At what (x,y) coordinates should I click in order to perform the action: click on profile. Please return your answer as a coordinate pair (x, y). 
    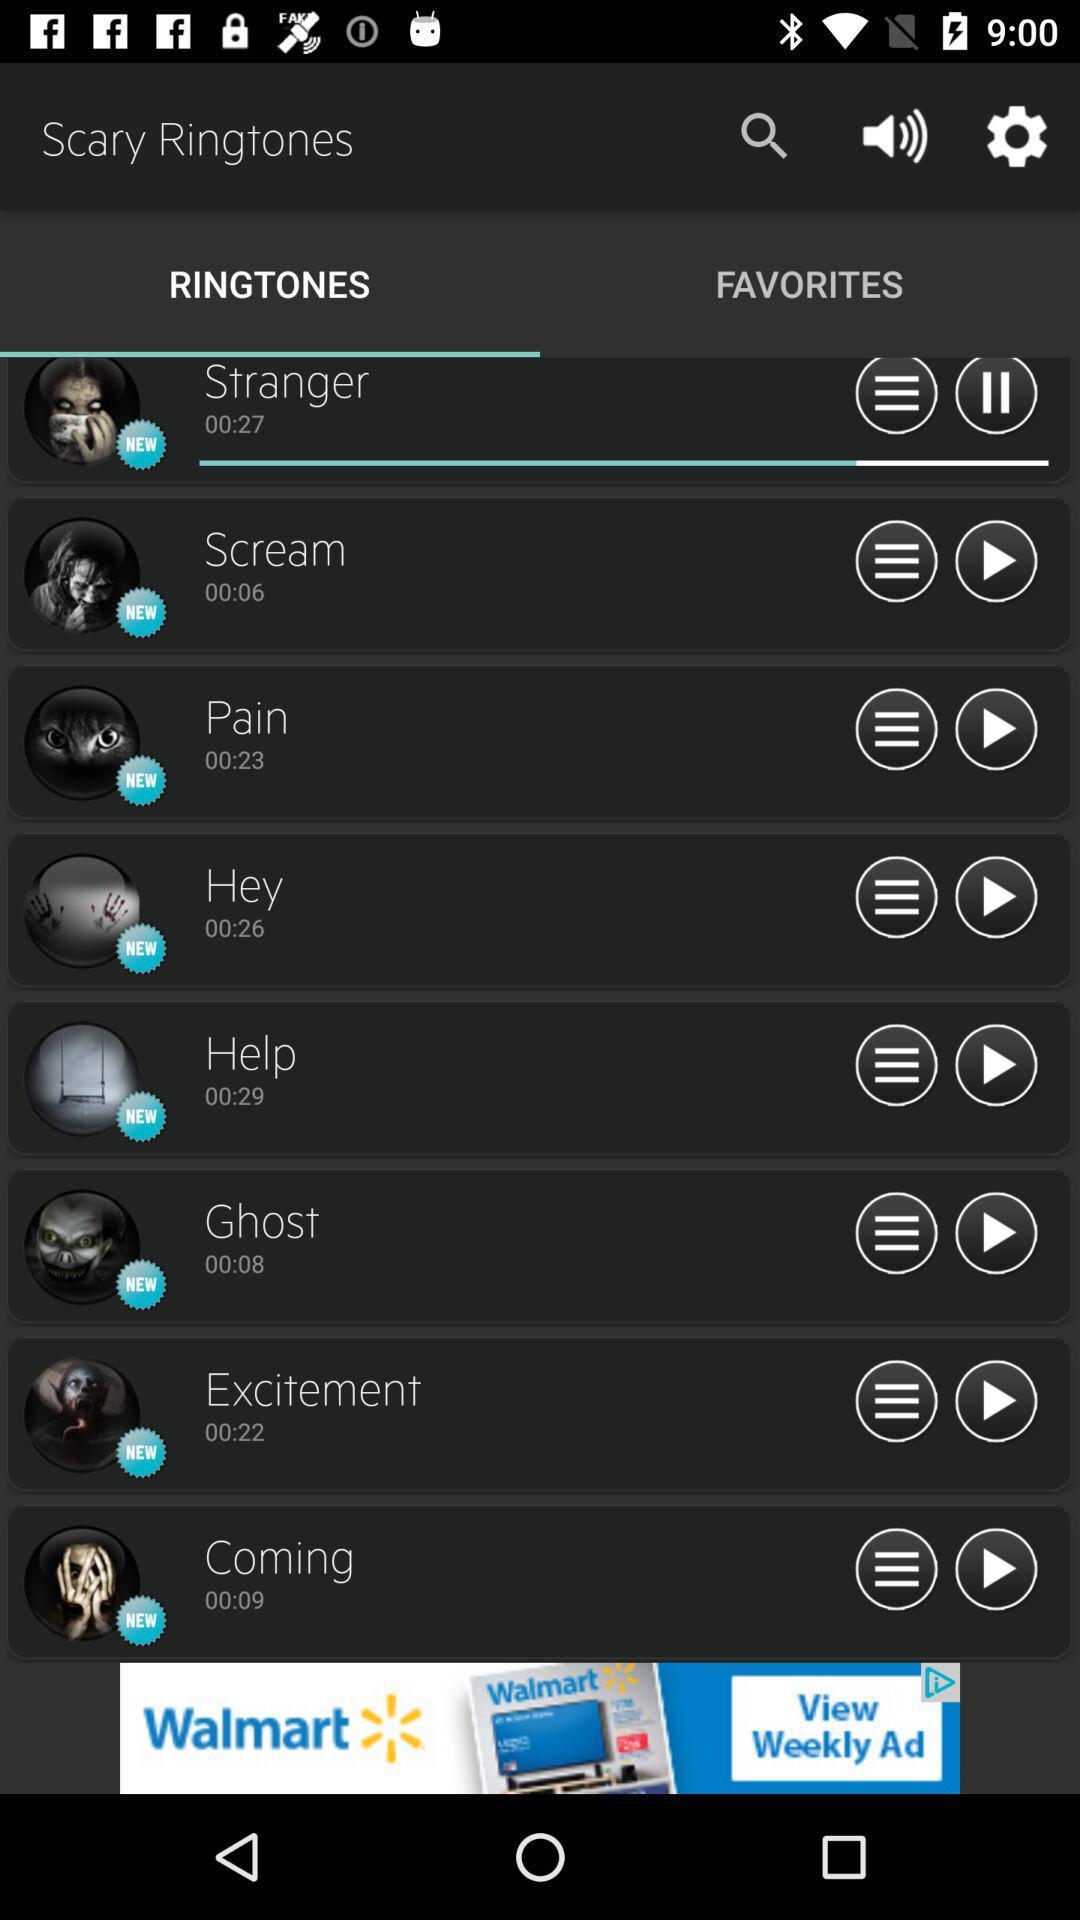
    Looking at the image, I should click on (80, 1079).